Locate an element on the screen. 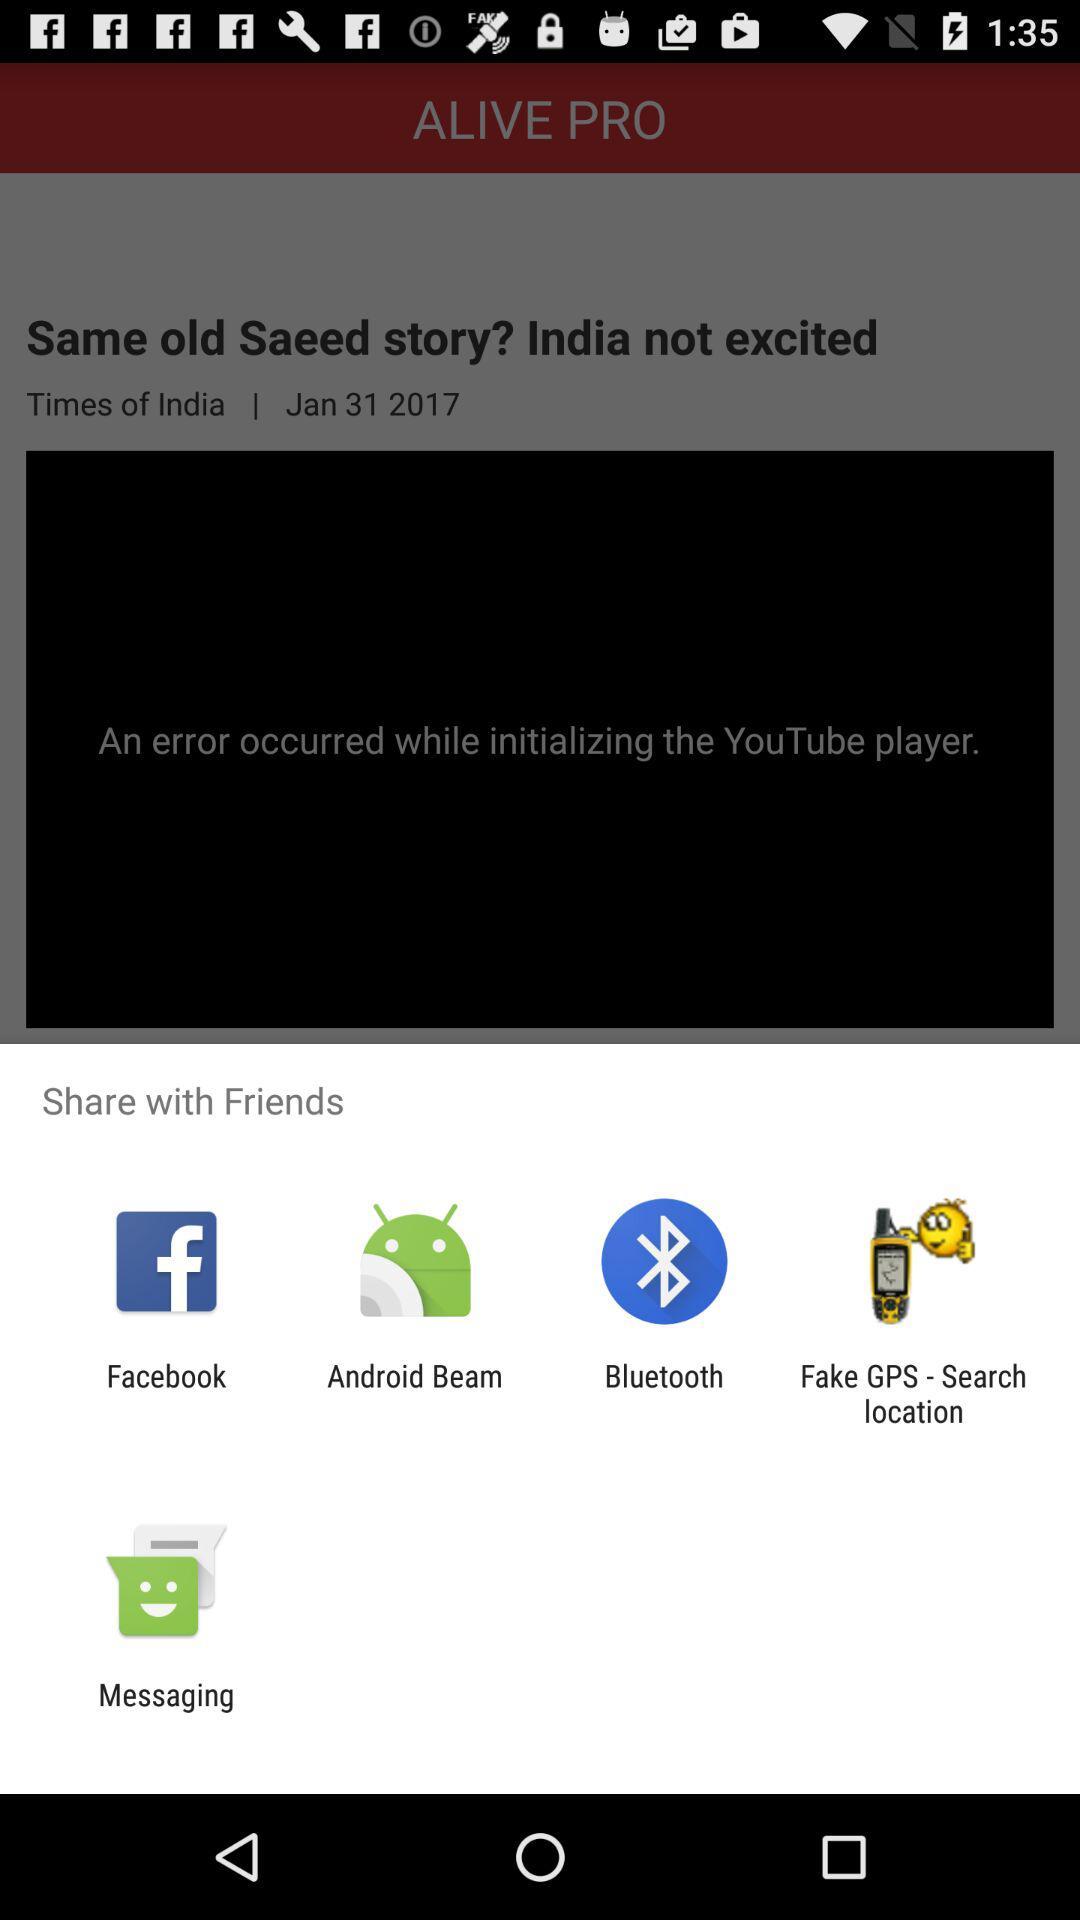 This screenshot has height=1920, width=1080. the app to the right of facebook item is located at coordinates (414, 1392).